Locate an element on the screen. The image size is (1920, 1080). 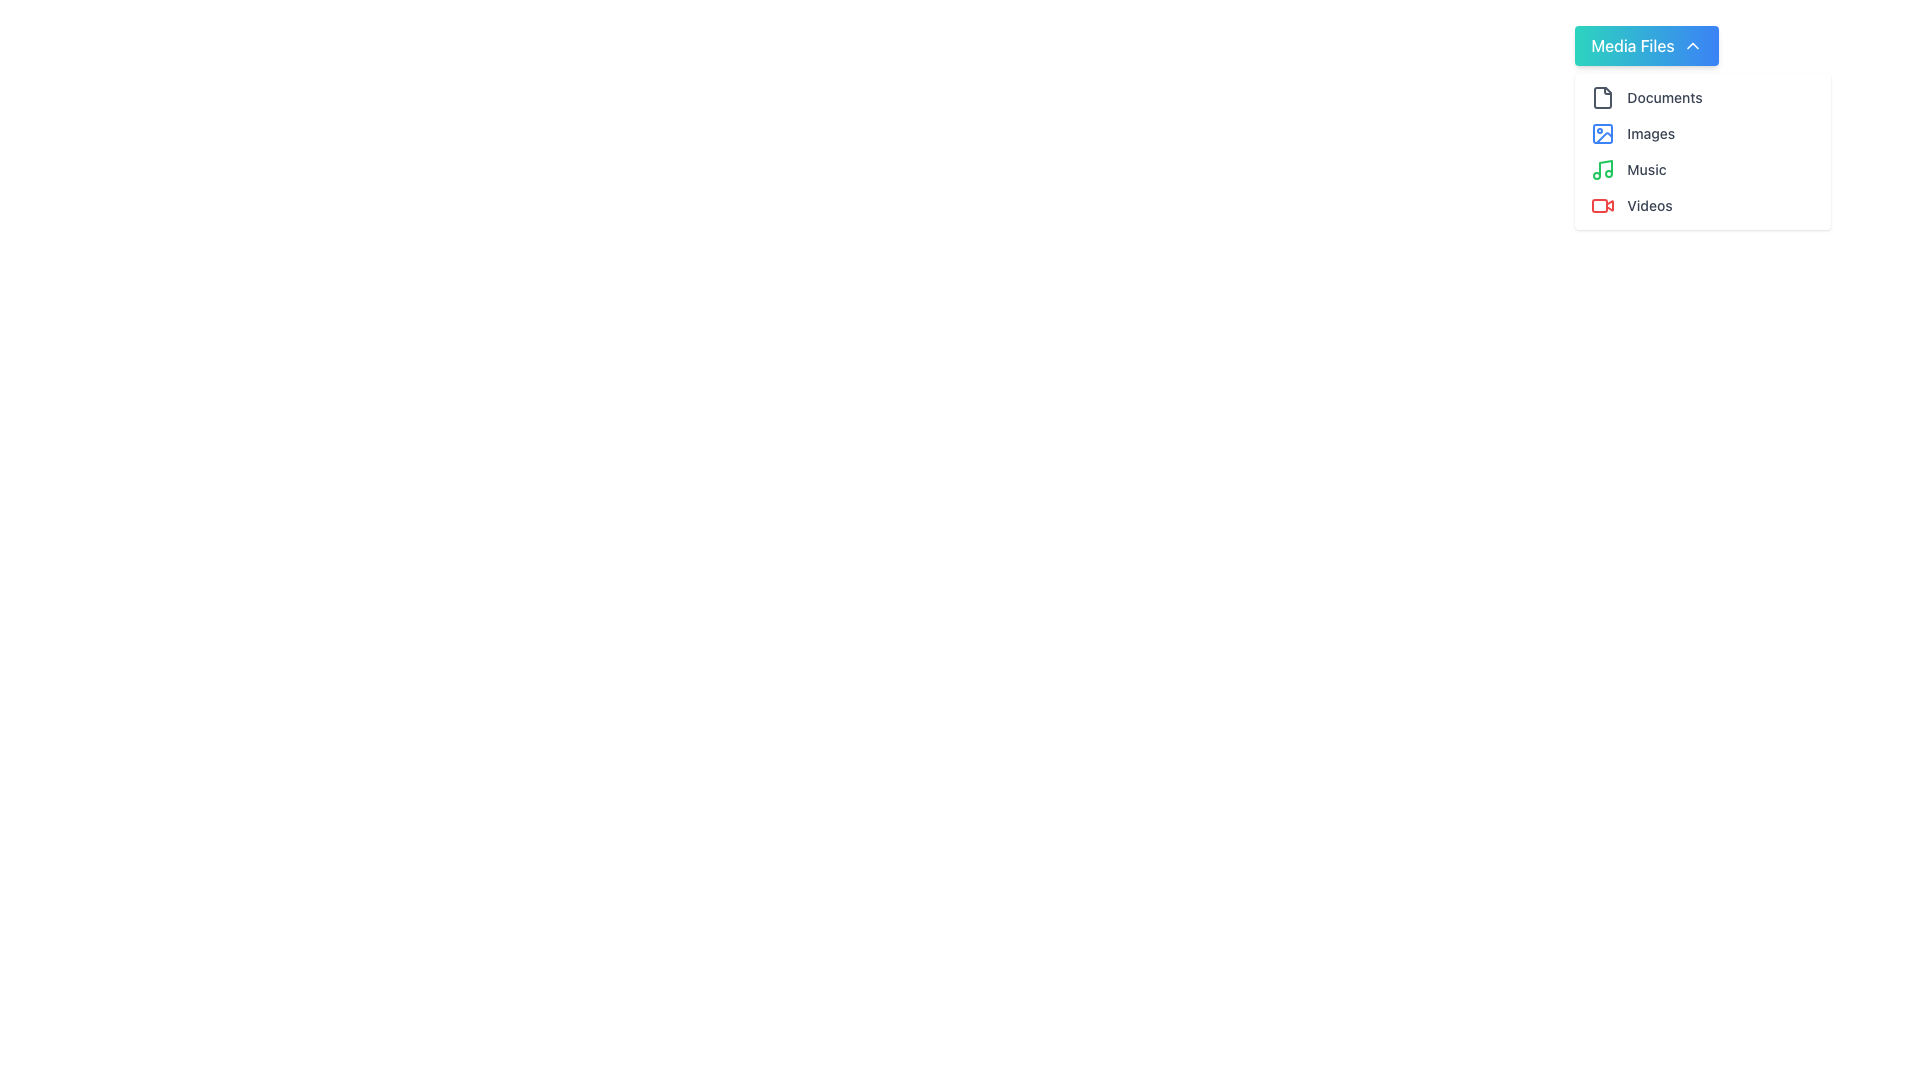
the 'Documents' icon located at the top left of the dropdown menu under 'Media Files' is located at coordinates (1603, 97).